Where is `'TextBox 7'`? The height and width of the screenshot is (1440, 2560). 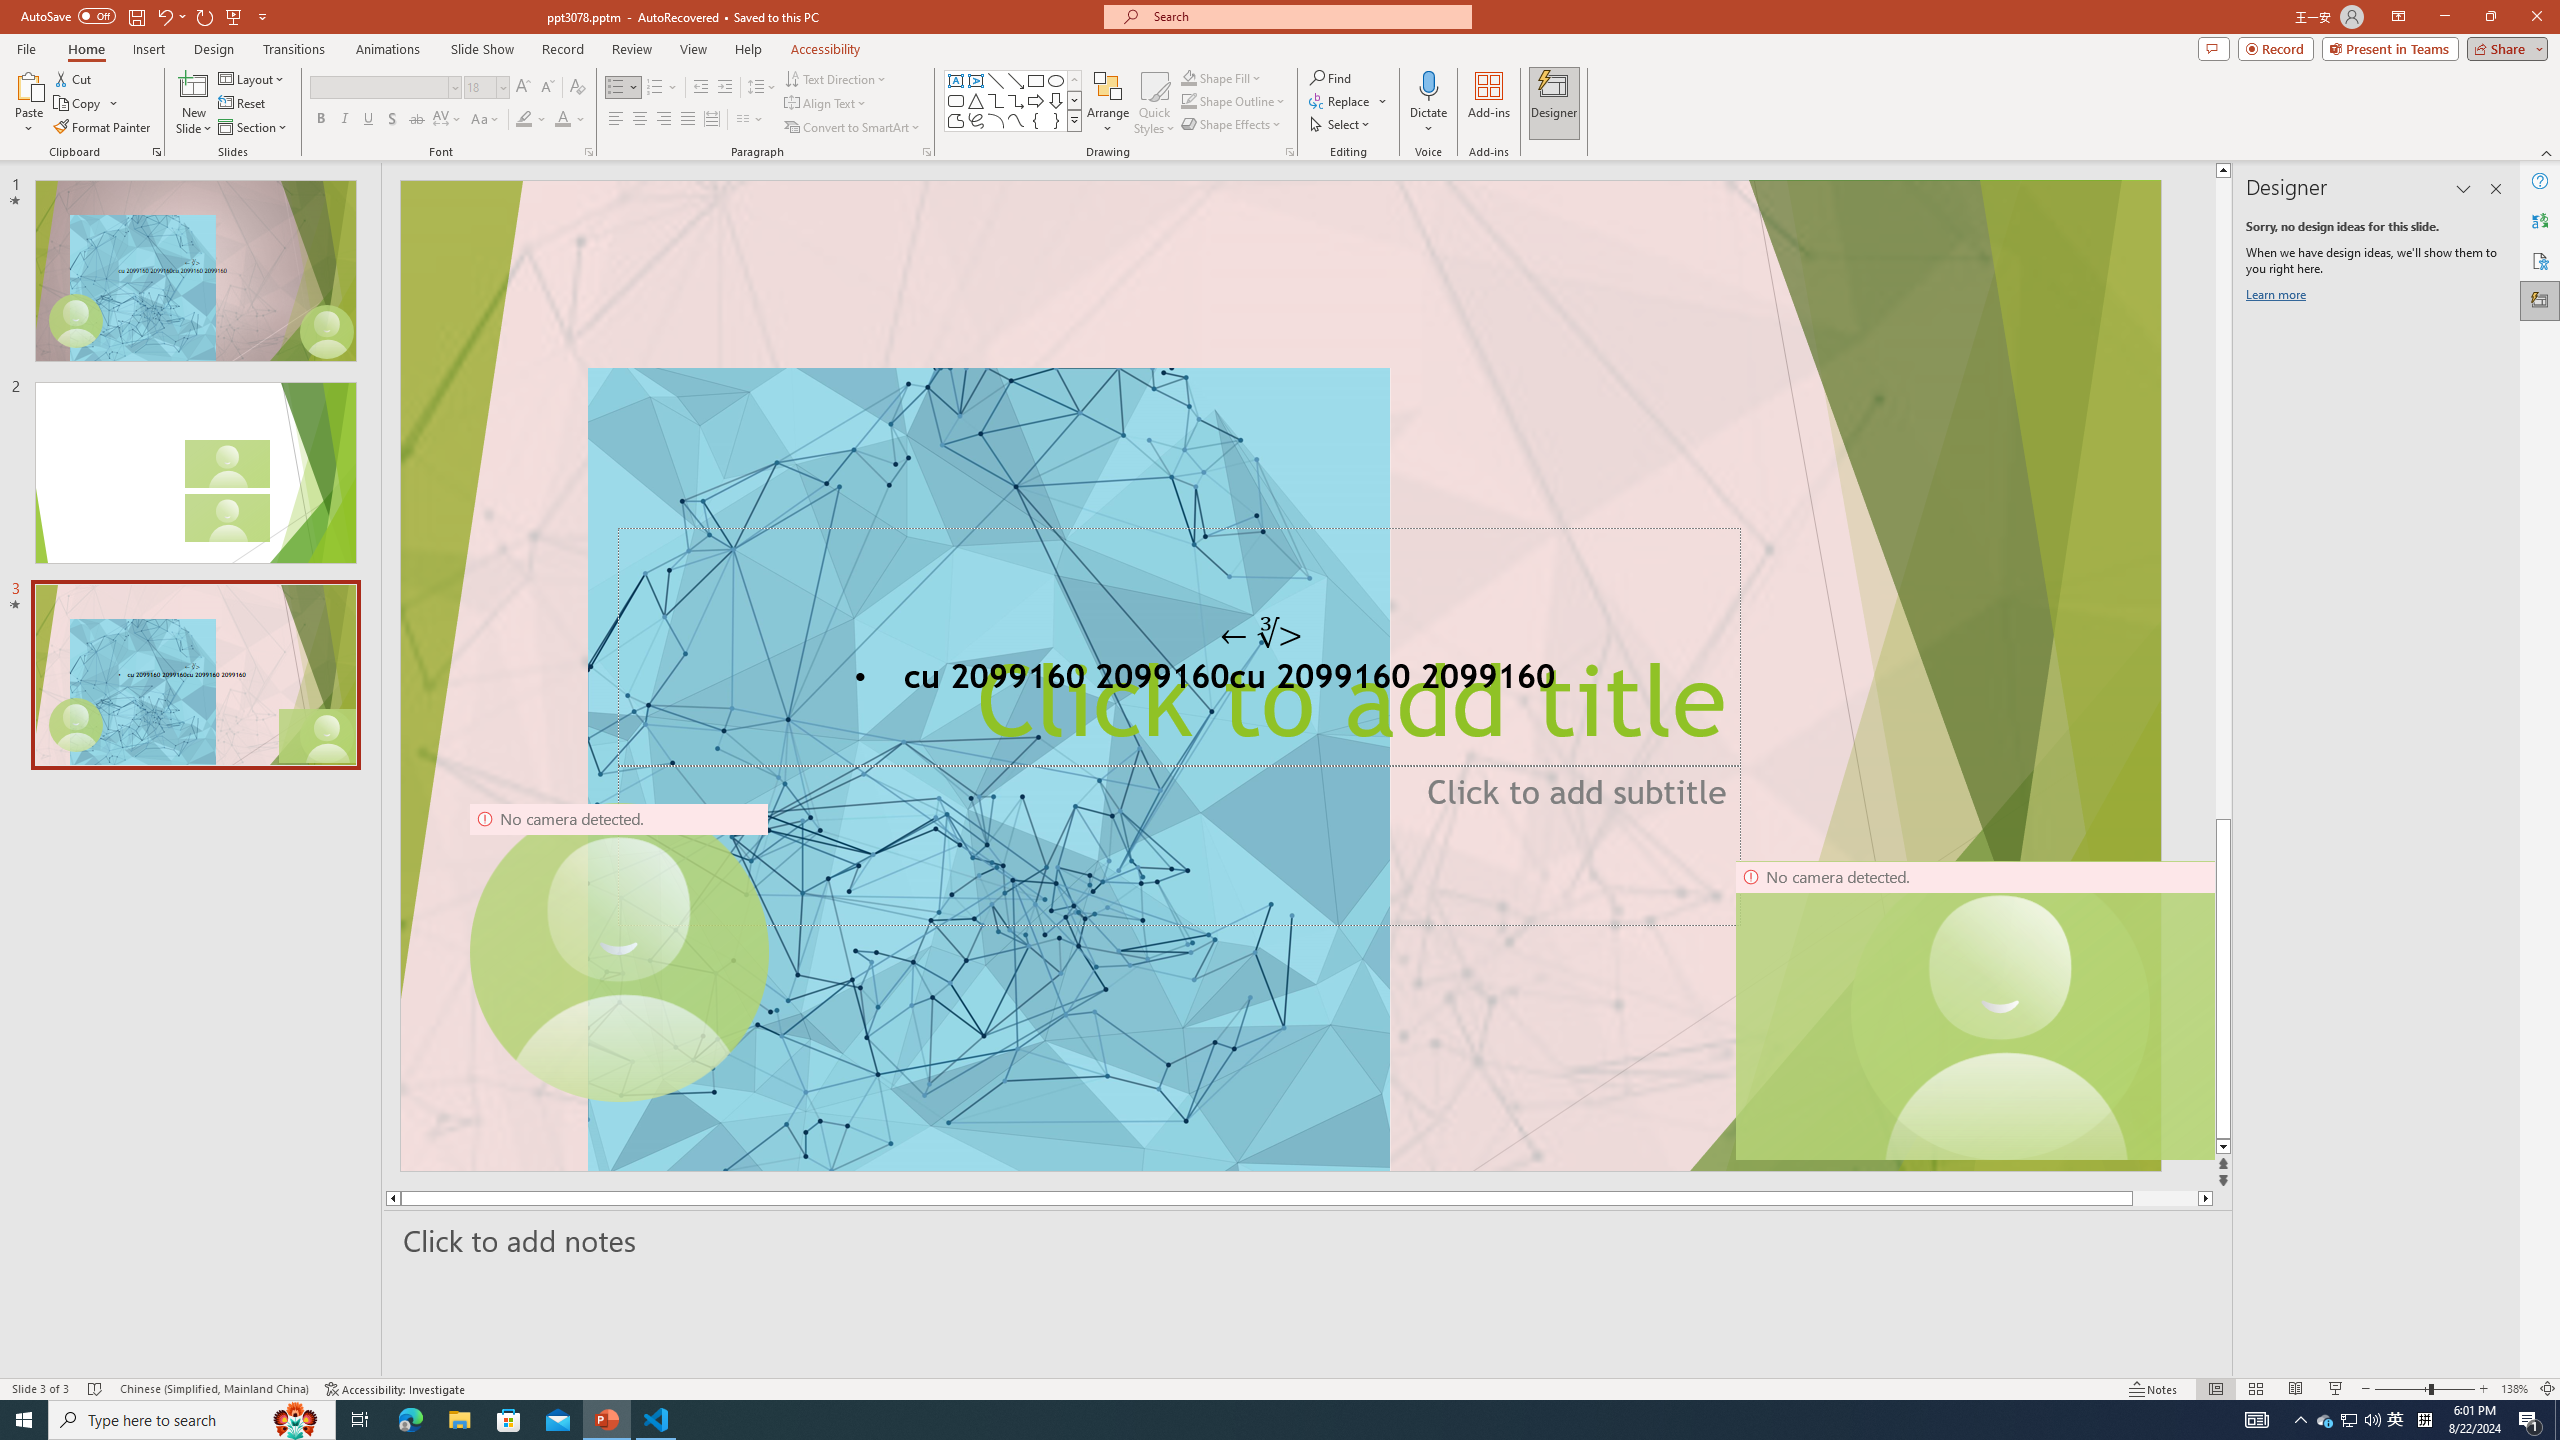
'TextBox 7' is located at coordinates (1261, 633).